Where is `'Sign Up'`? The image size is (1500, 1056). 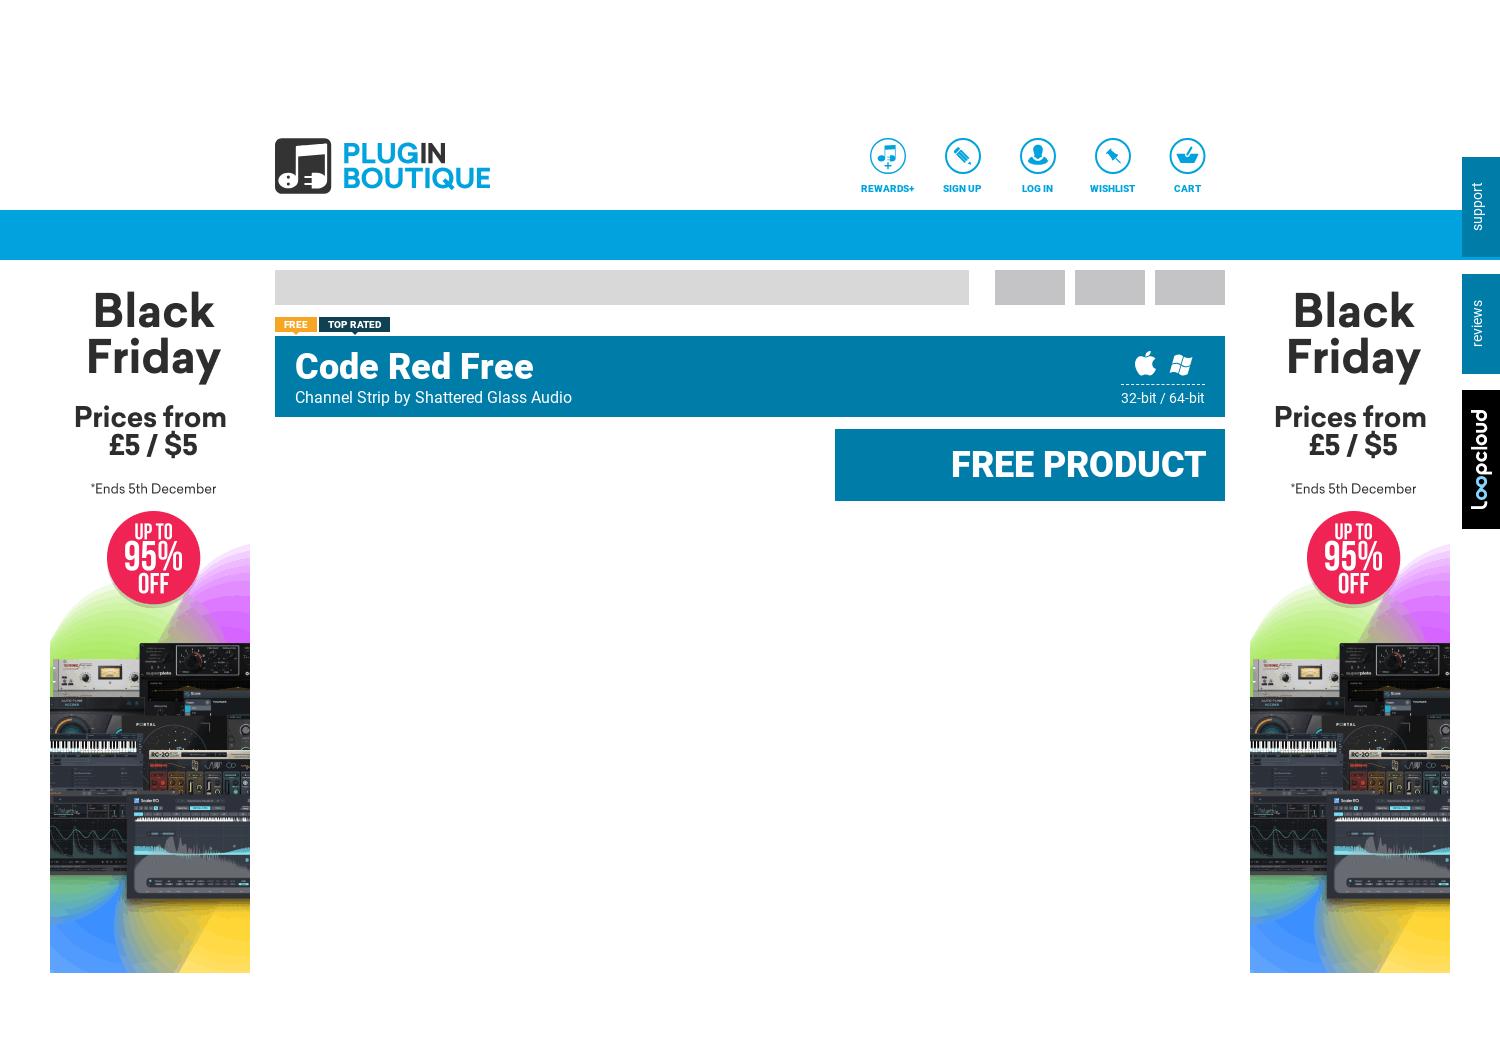
'Sign Up' is located at coordinates (961, 188).